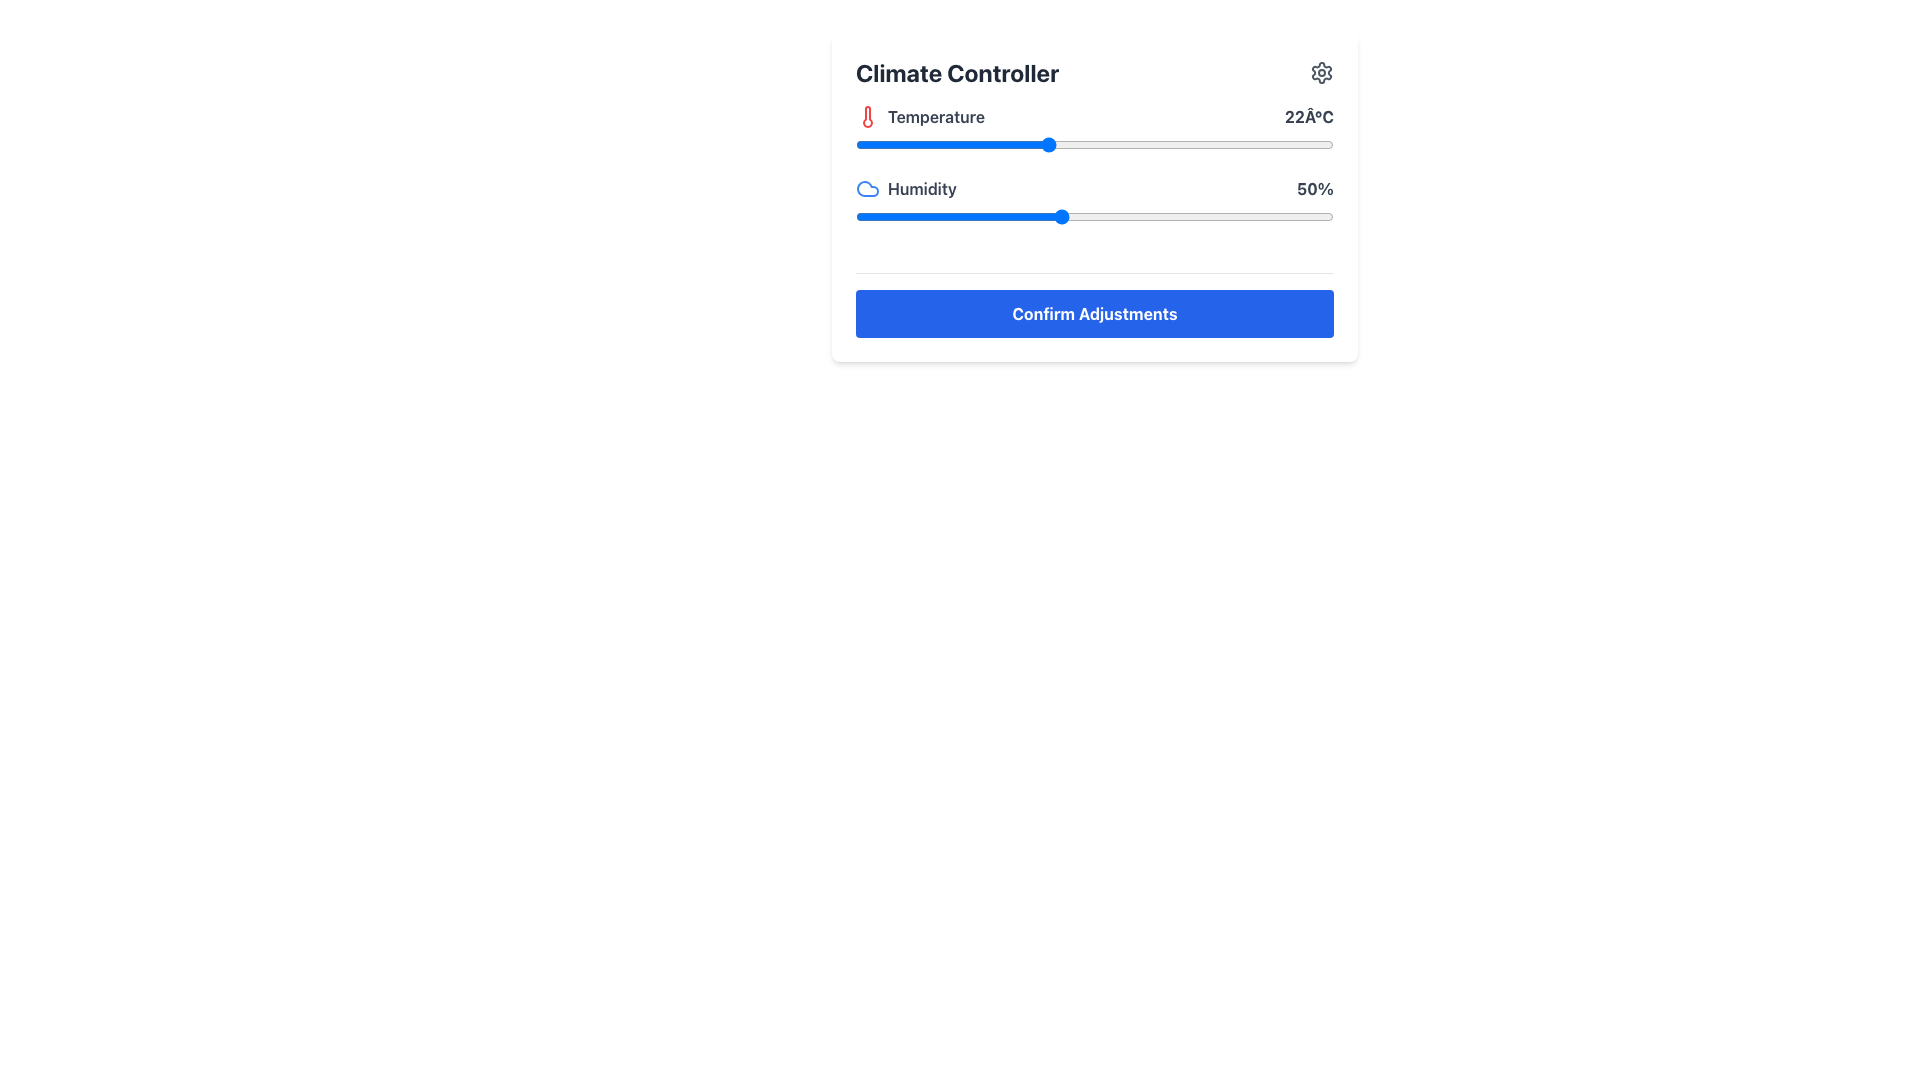  What do you see at coordinates (950, 144) in the screenshot?
I see `the temperature` at bounding box center [950, 144].